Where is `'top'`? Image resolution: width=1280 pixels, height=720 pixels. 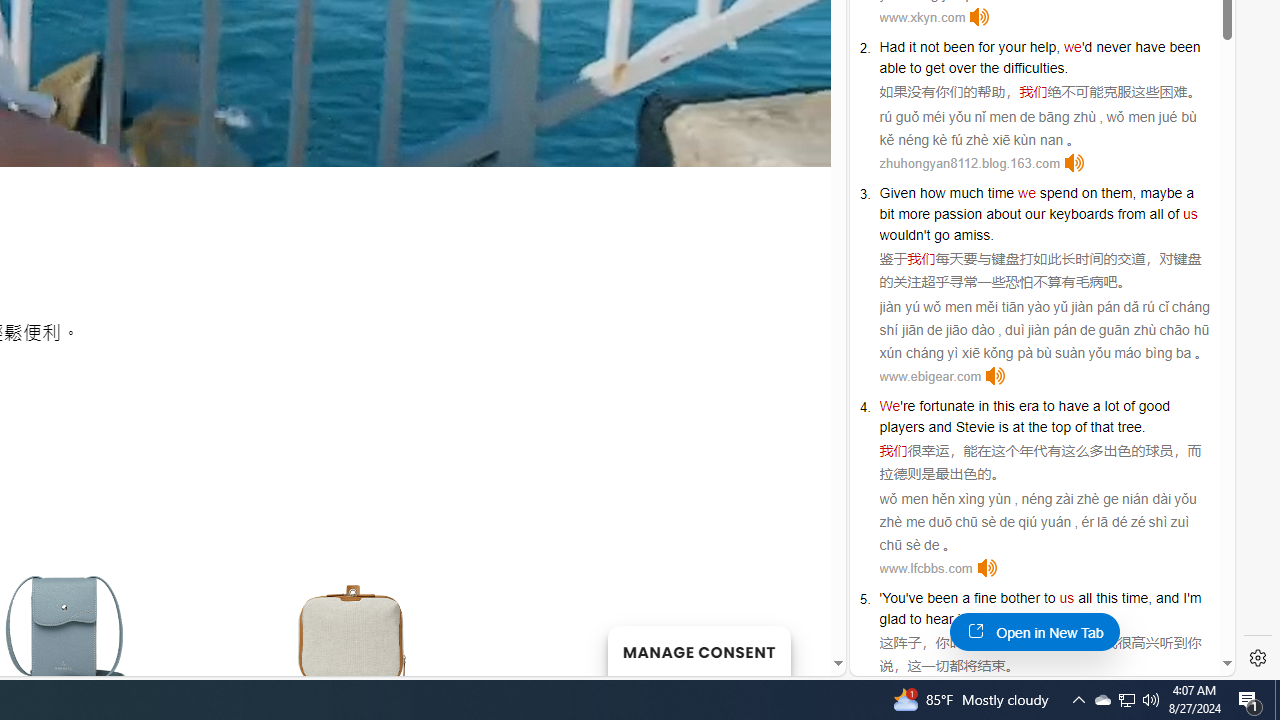
'top' is located at coordinates (1060, 425).